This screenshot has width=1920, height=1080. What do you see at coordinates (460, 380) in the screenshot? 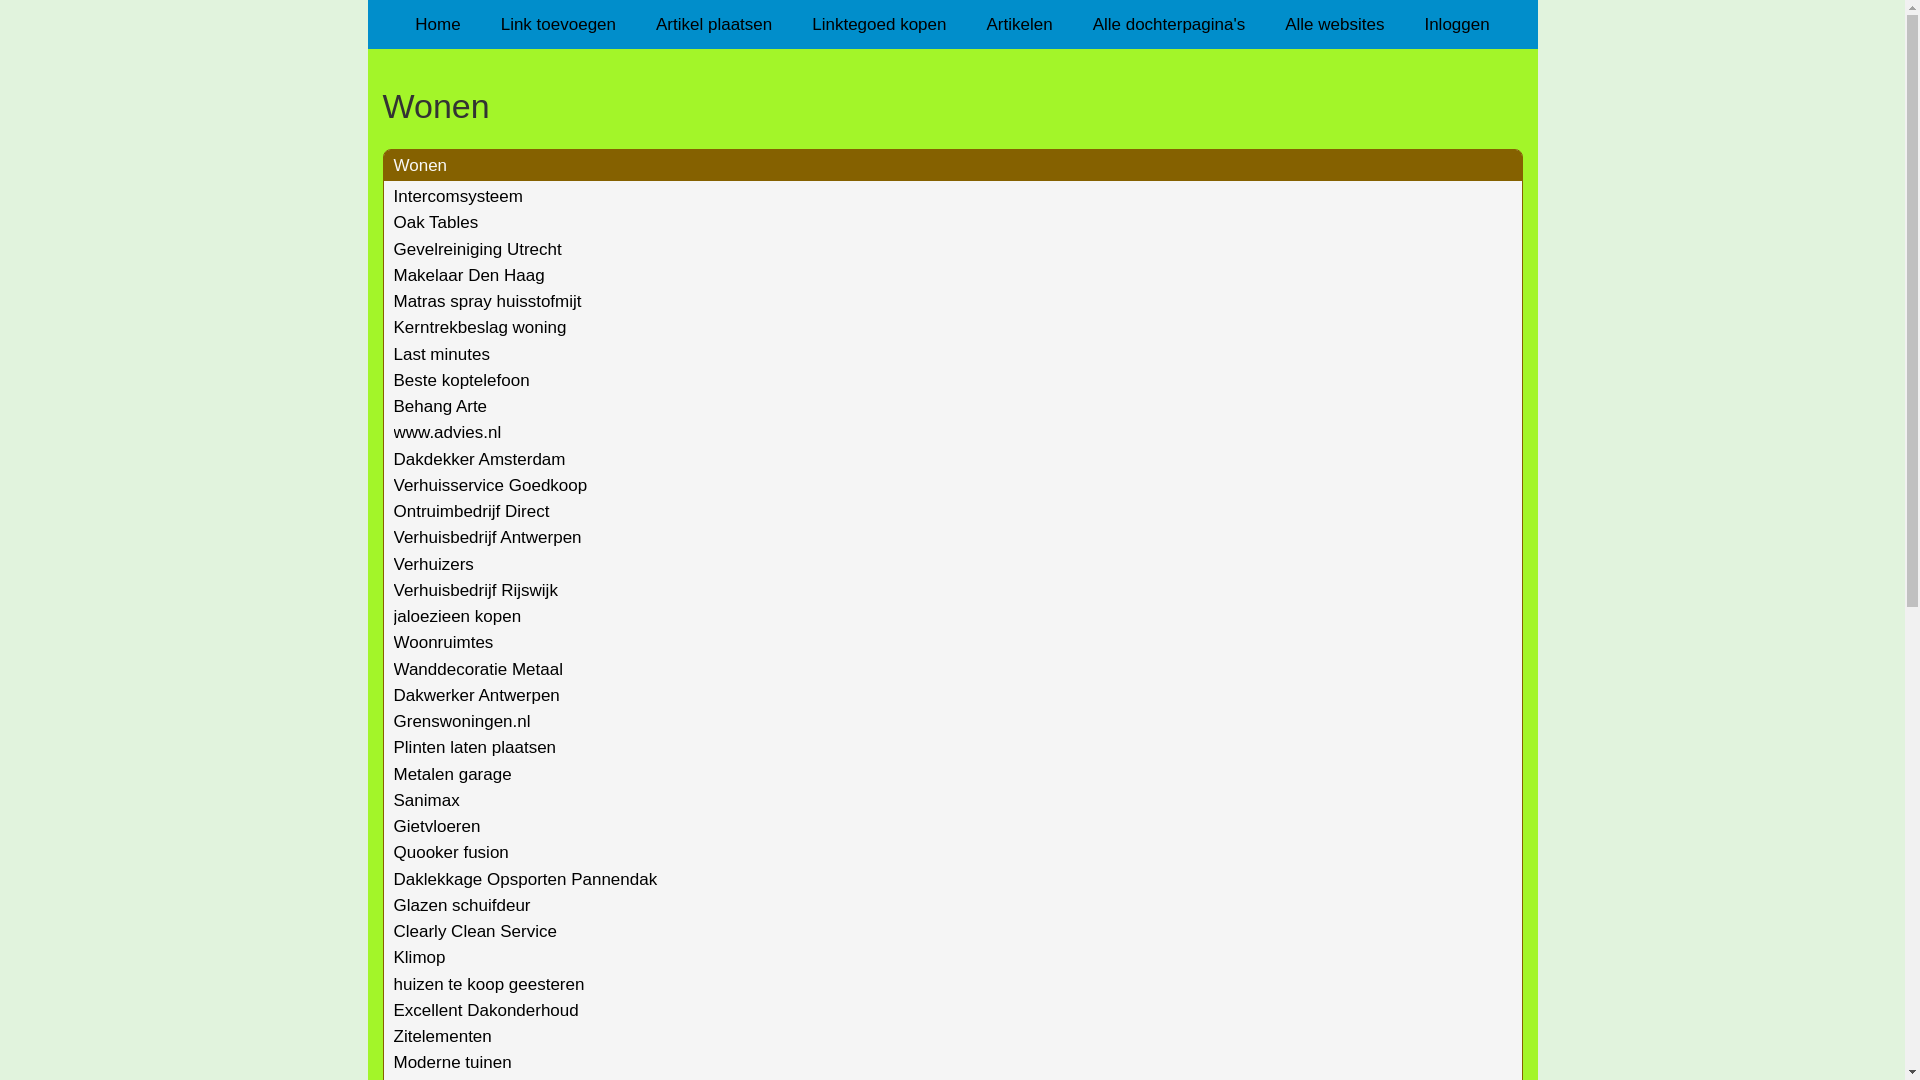
I see `'Beste koptelefoon'` at bounding box center [460, 380].